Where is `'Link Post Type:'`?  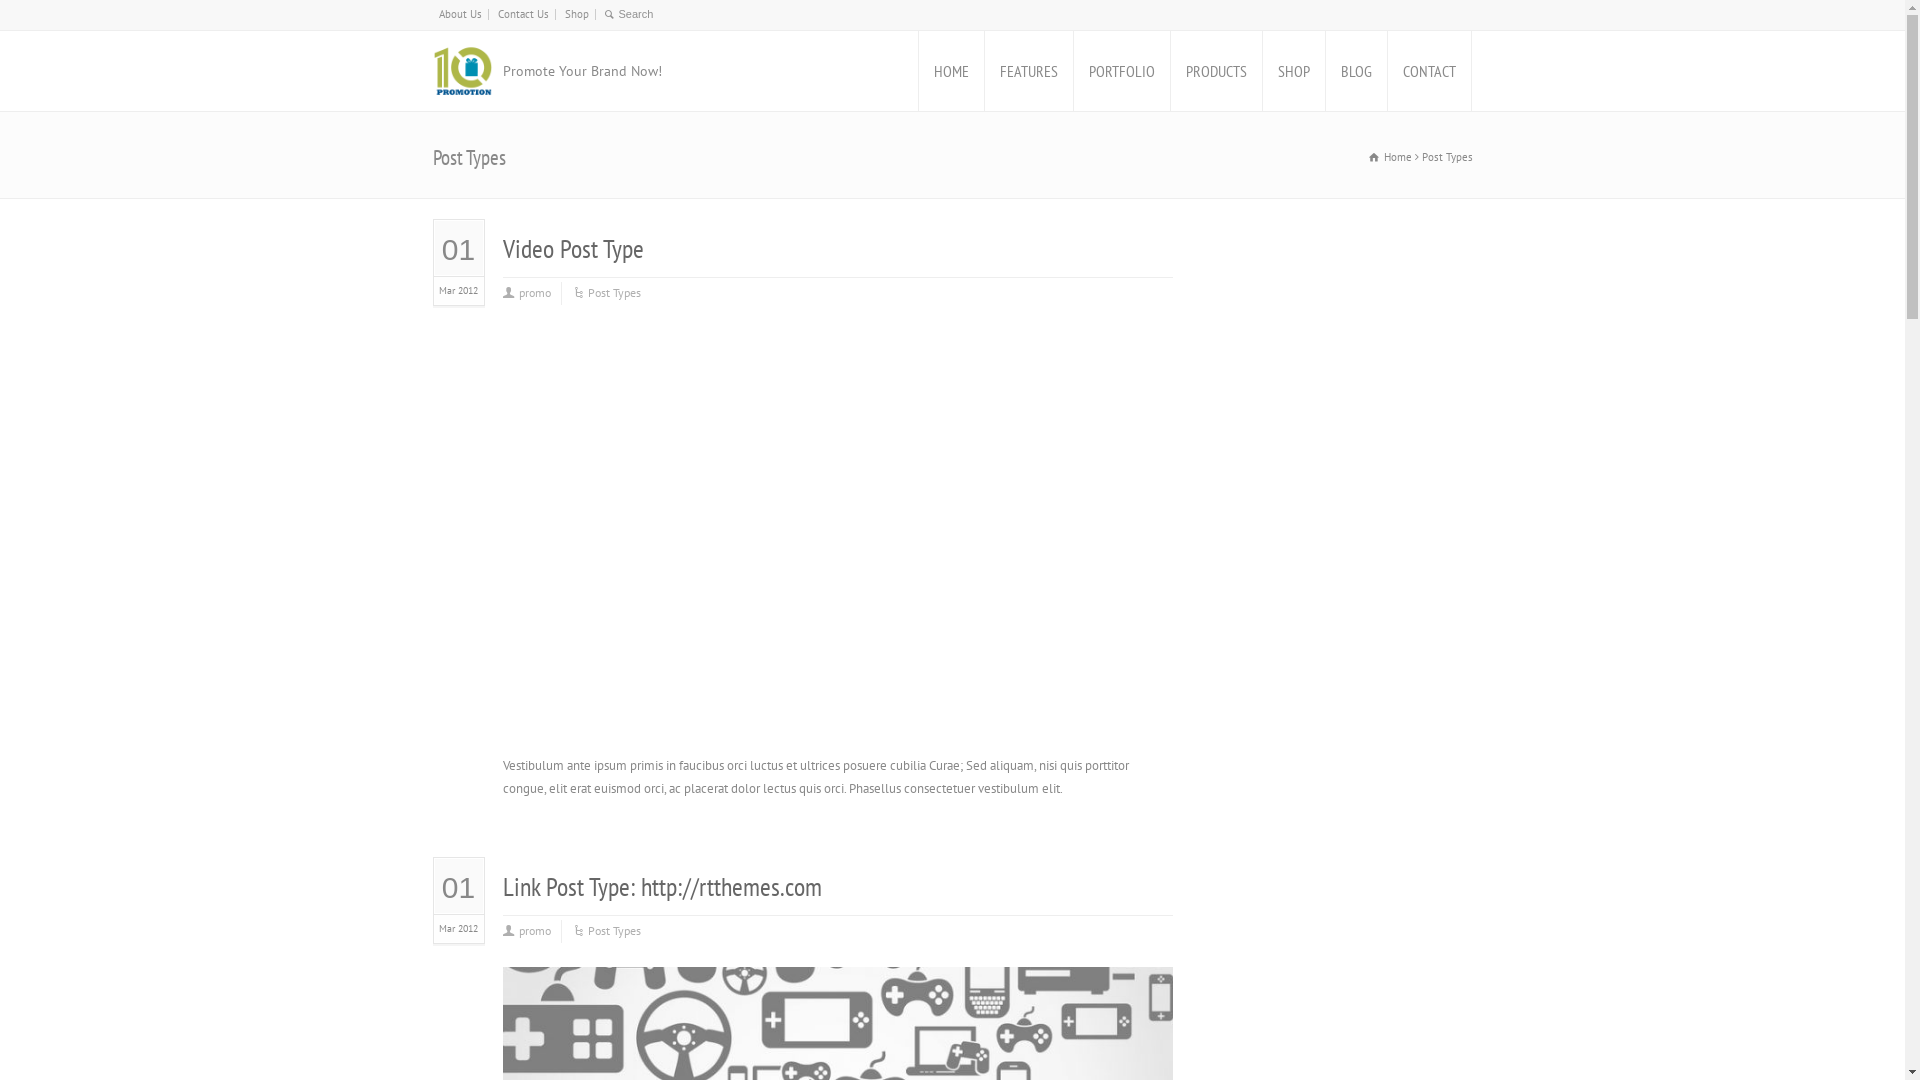 'Link Post Type:' is located at coordinates (570, 885).